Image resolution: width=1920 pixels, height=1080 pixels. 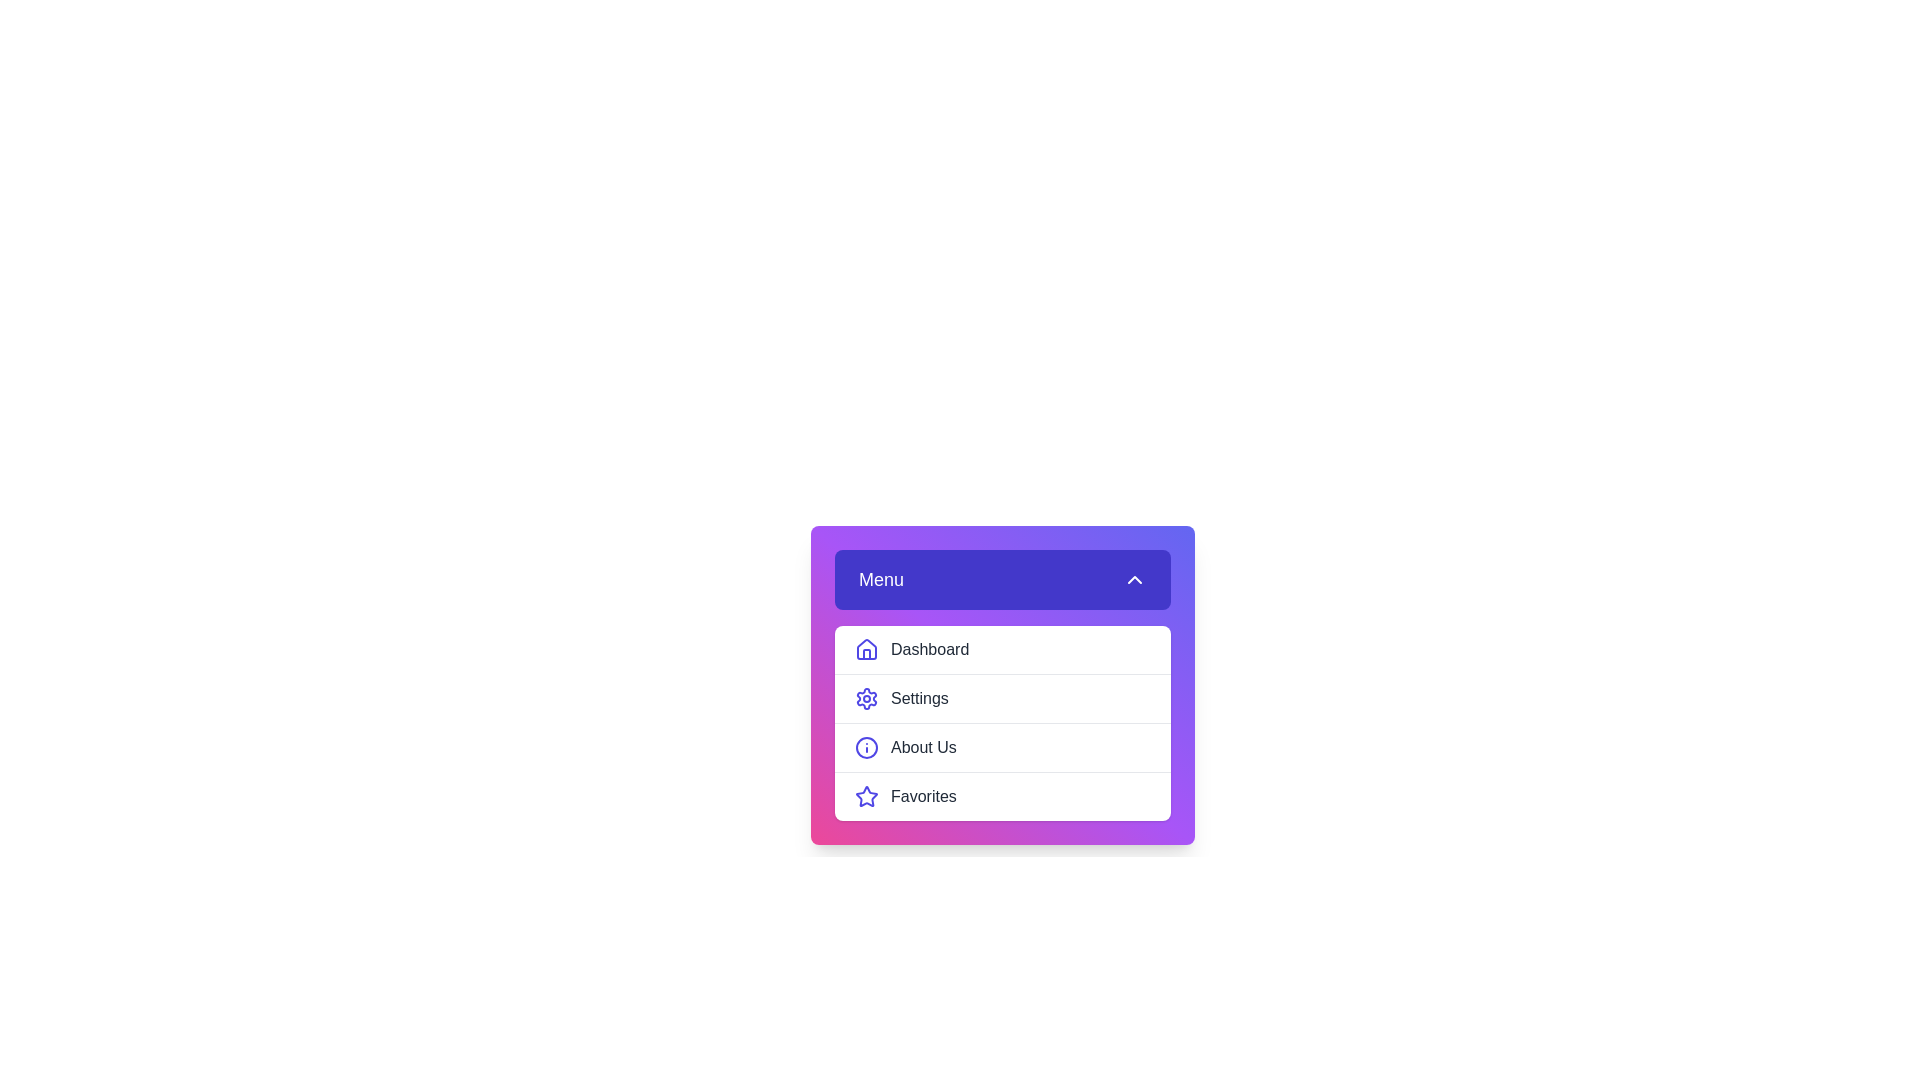 What do you see at coordinates (867, 650) in the screenshot?
I see `the icon next to the menu item Dashboard` at bounding box center [867, 650].